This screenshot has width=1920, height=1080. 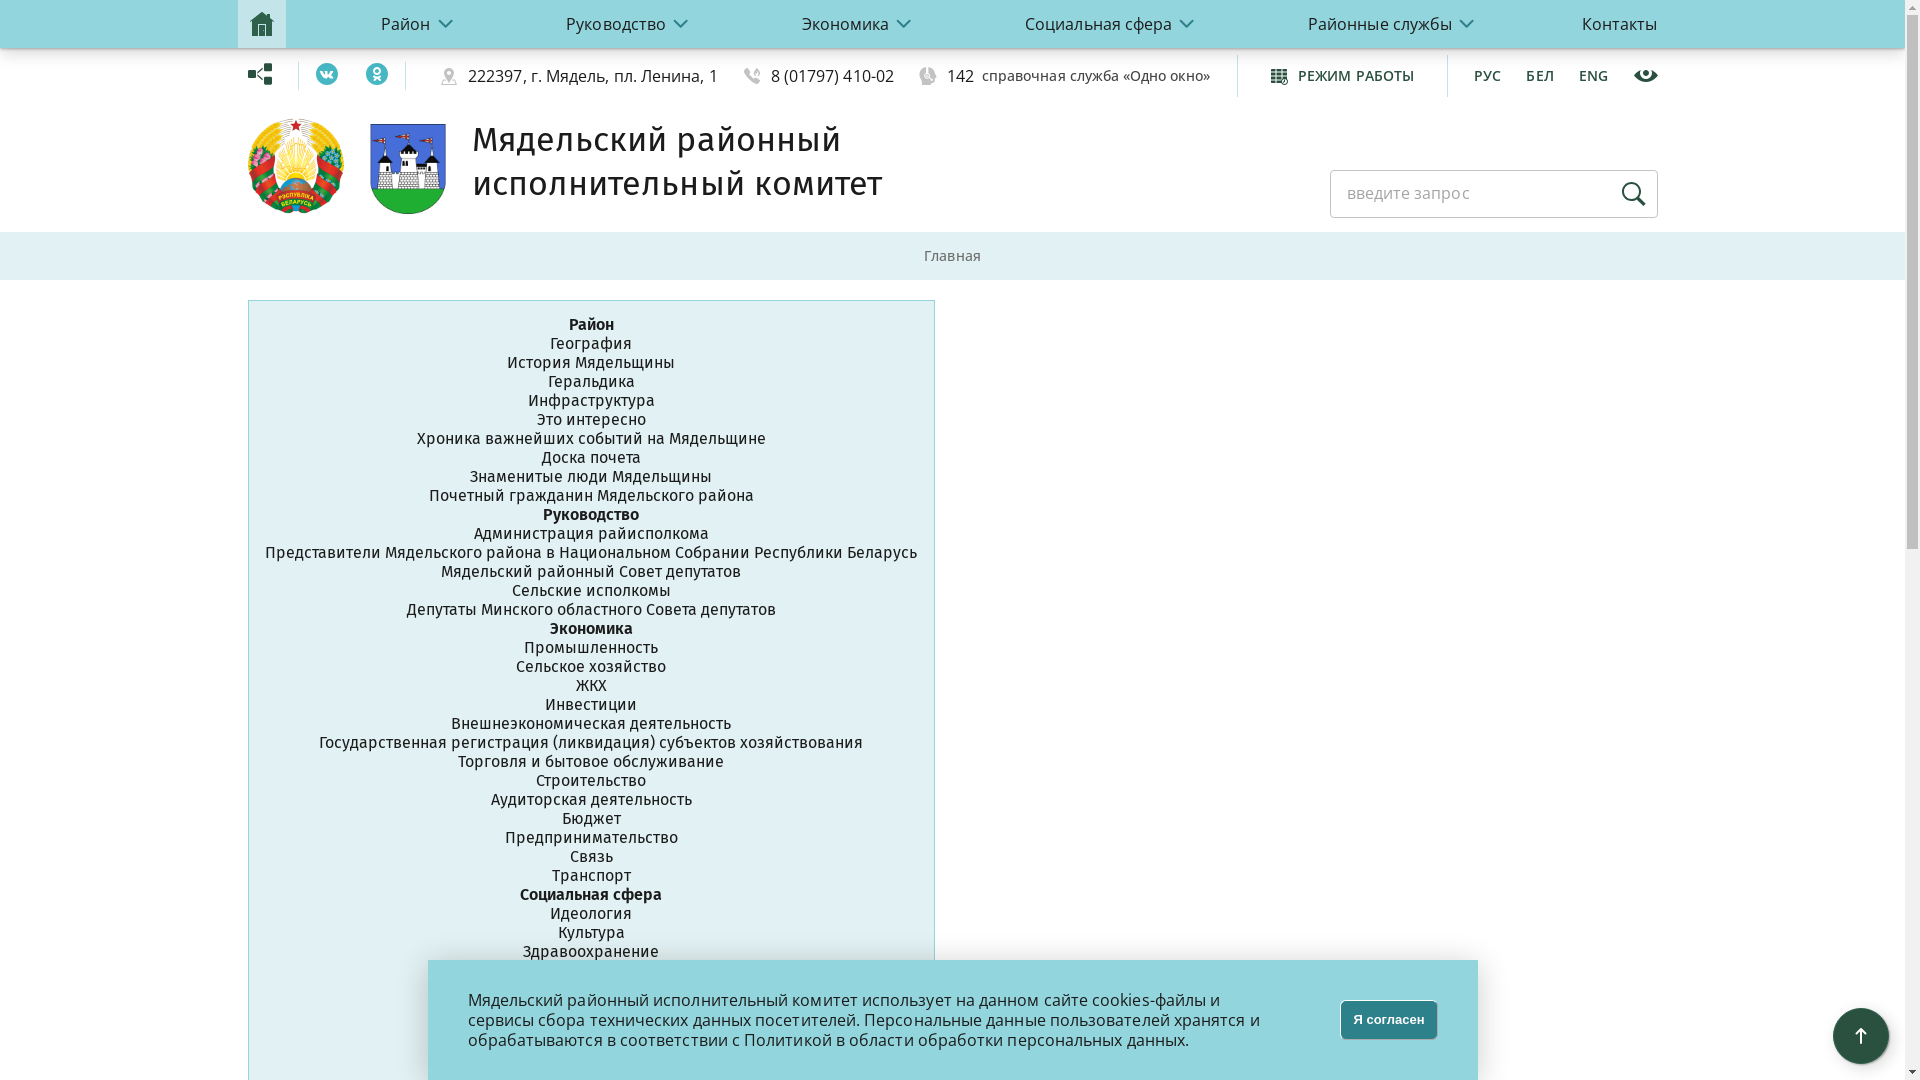 What do you see at coordinates (1592, 74) in the screenshot?
I see `'ENG'` at bounding box center [1592, 74].